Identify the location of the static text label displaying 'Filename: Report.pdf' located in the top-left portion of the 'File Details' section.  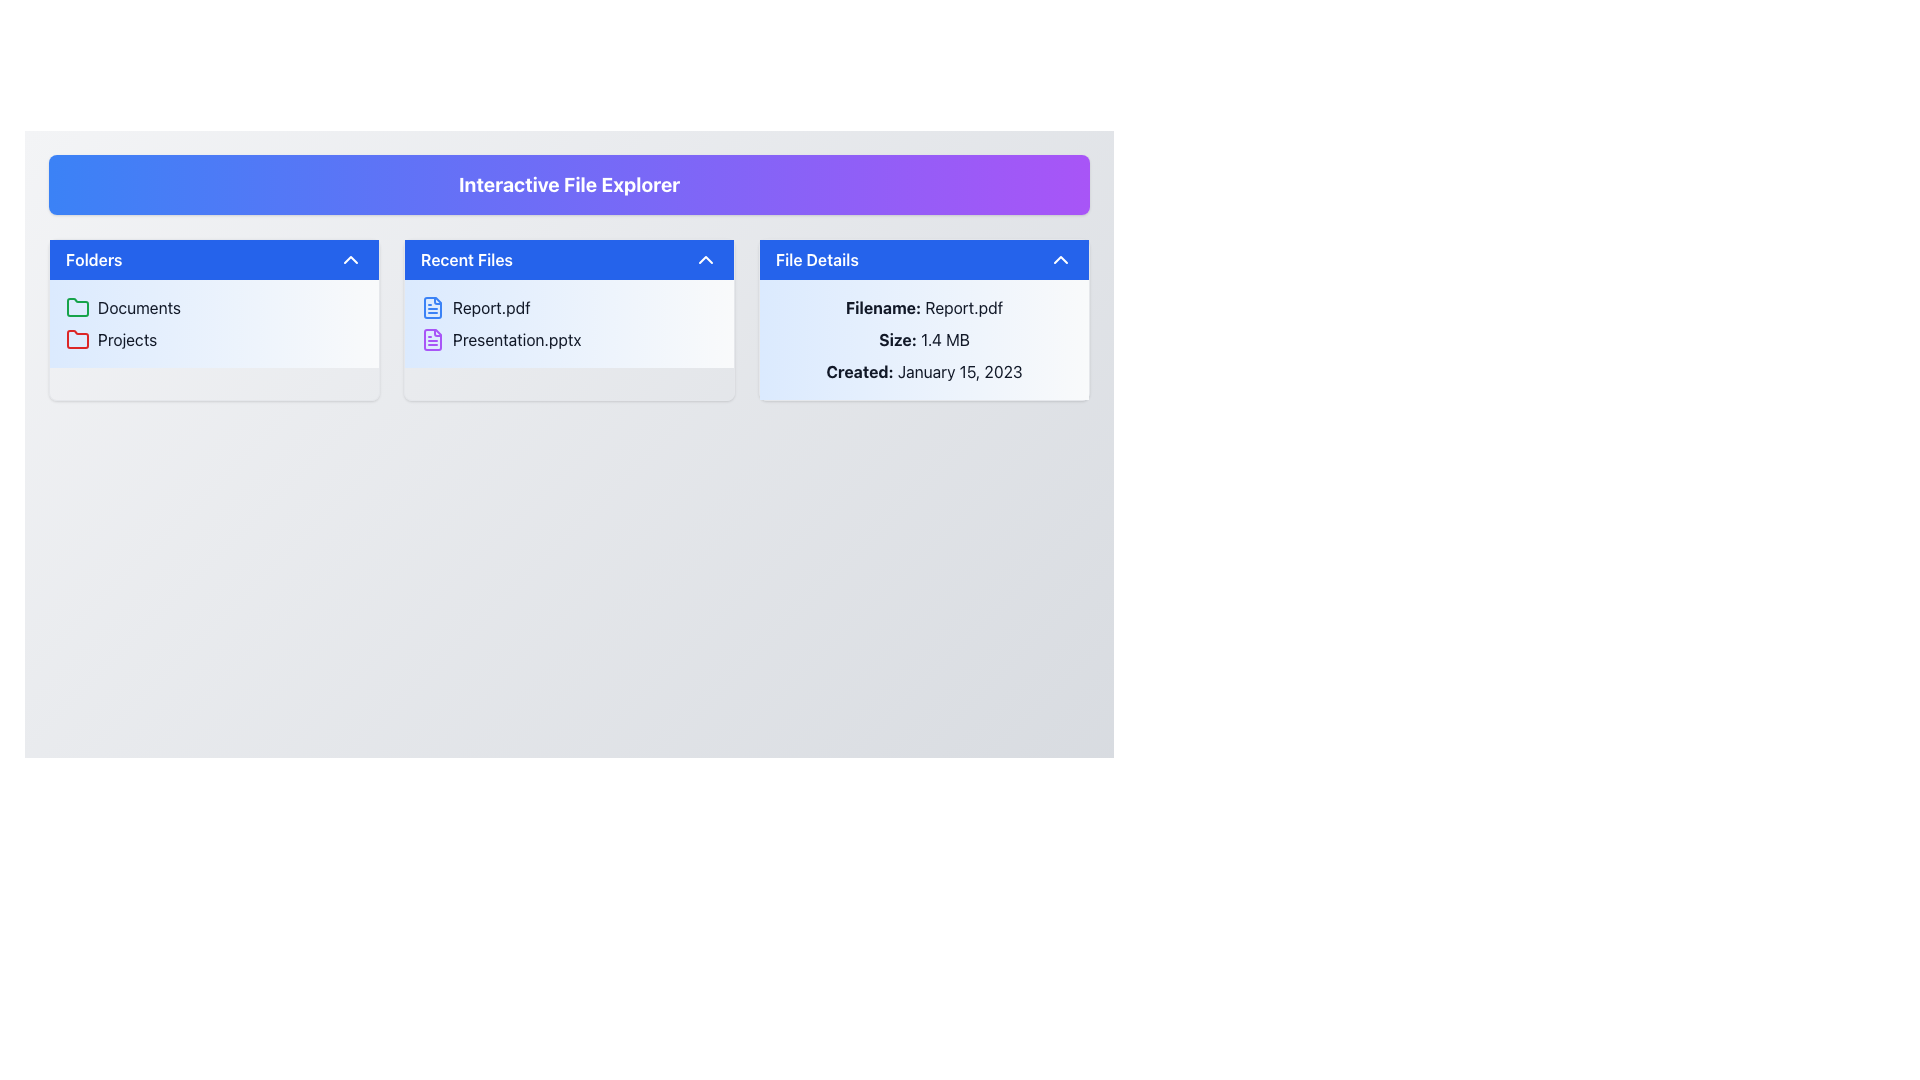
(923, 308).